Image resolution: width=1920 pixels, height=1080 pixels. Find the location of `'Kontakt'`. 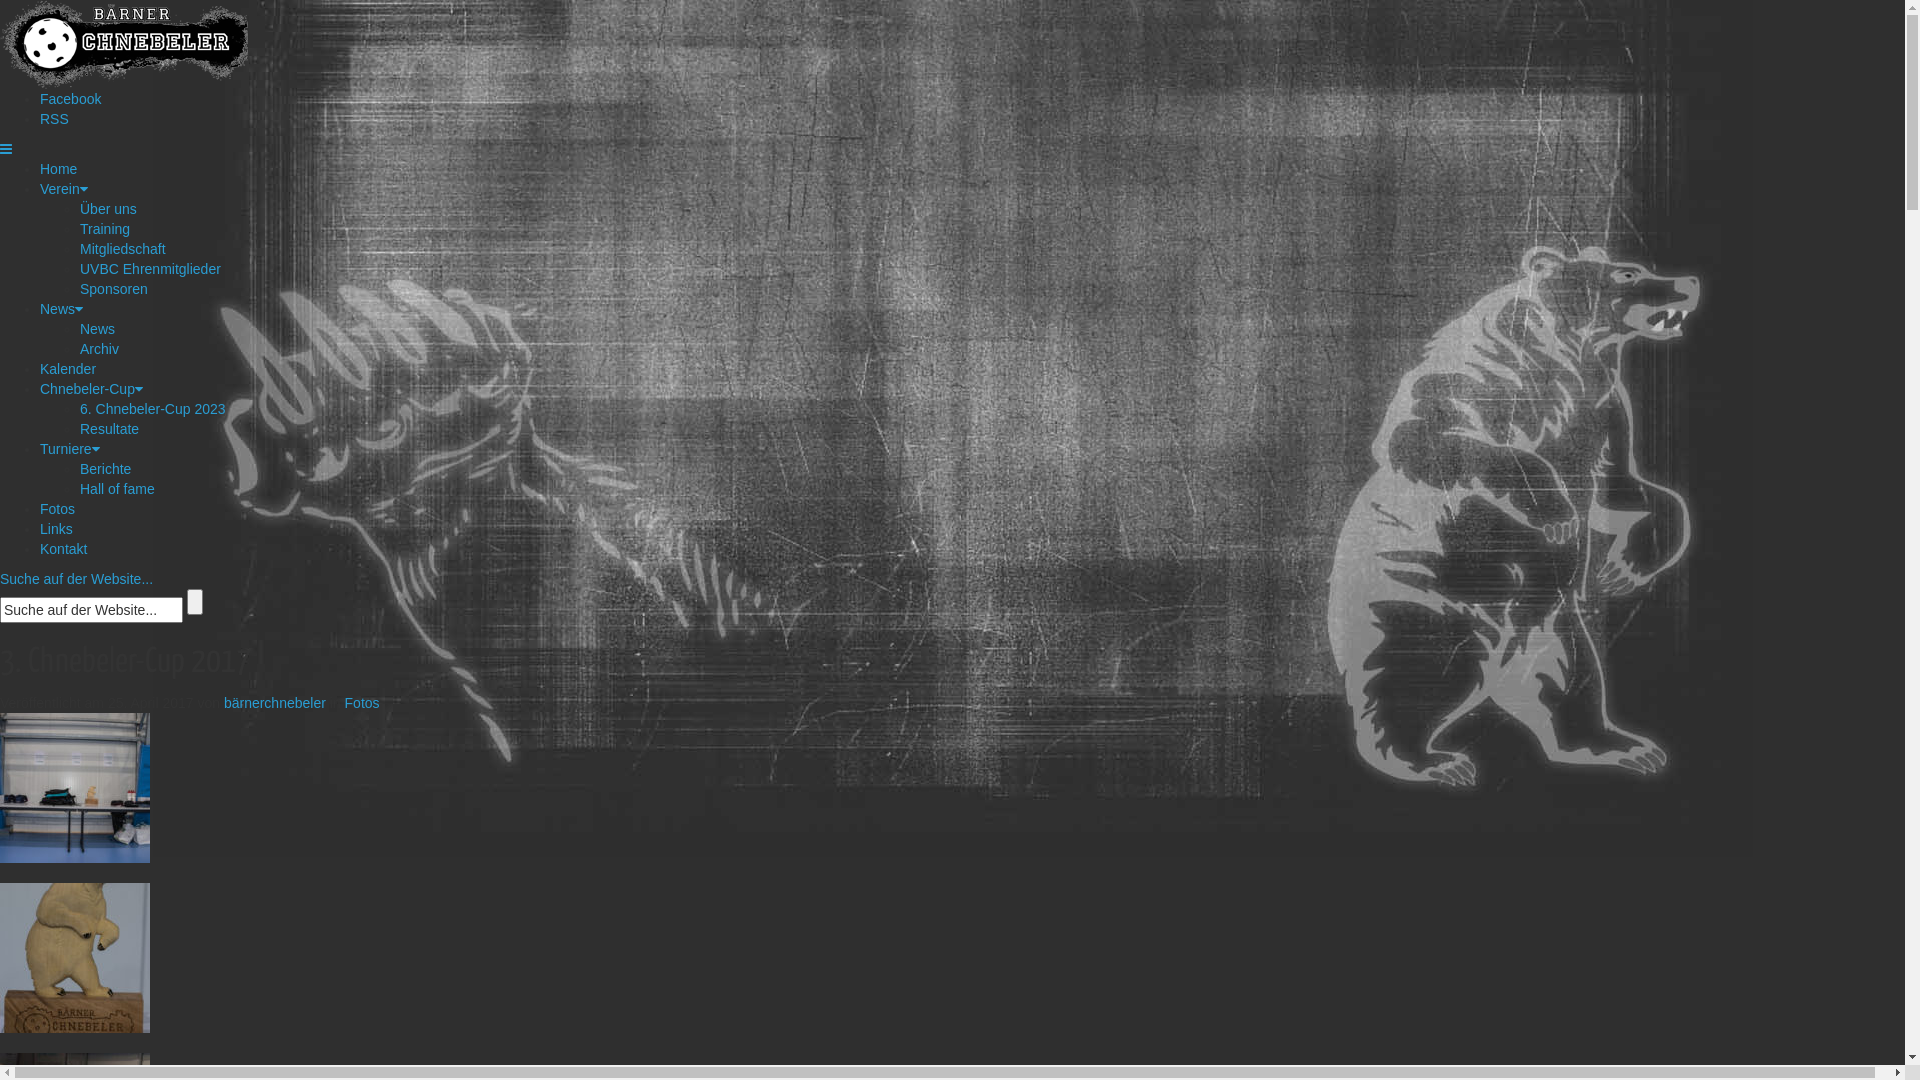

'Kontakt' is located at coordinates (63, 548).